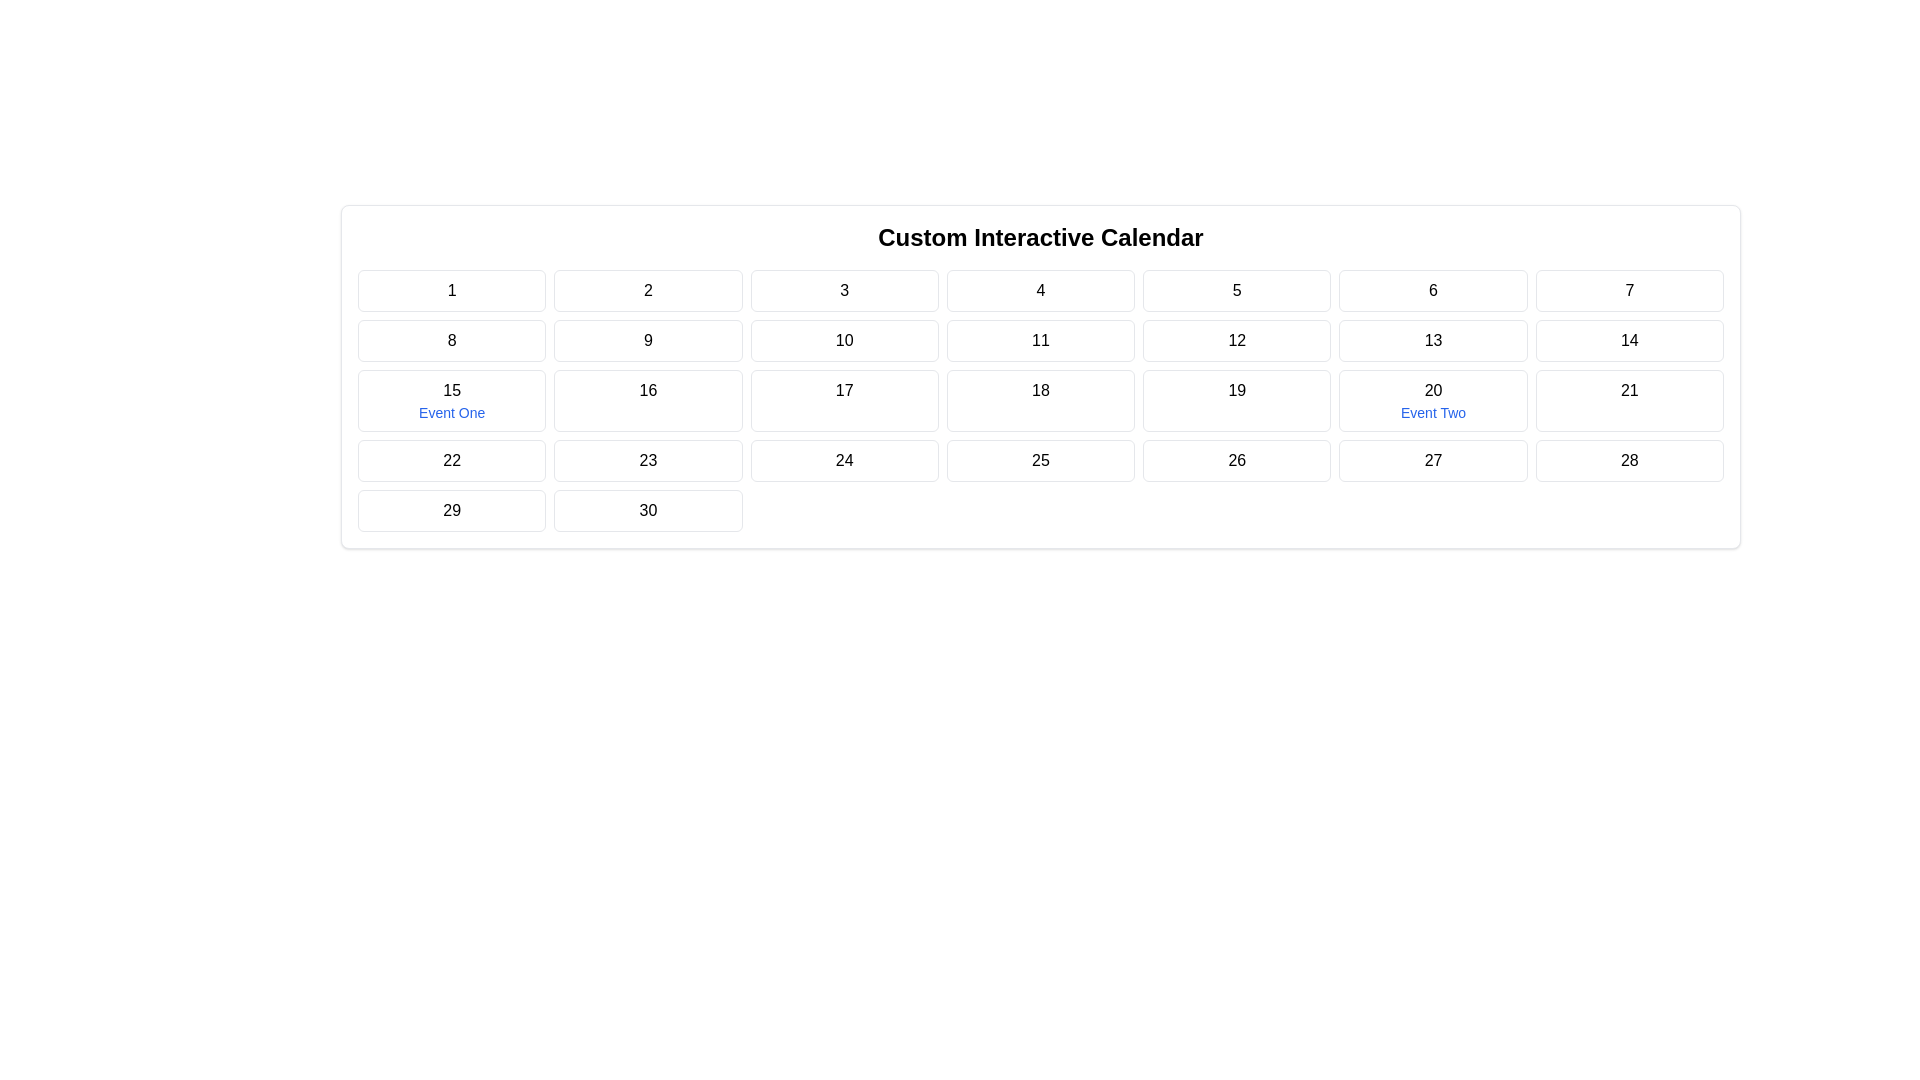 This screenshot has height=1080, width=1920. What do you see at coordinates (1432, 401) in the screenshot?
I see `the Calendar date element displaying '20' with the event label 'Event Two'` at bounding box center [1432, 401].